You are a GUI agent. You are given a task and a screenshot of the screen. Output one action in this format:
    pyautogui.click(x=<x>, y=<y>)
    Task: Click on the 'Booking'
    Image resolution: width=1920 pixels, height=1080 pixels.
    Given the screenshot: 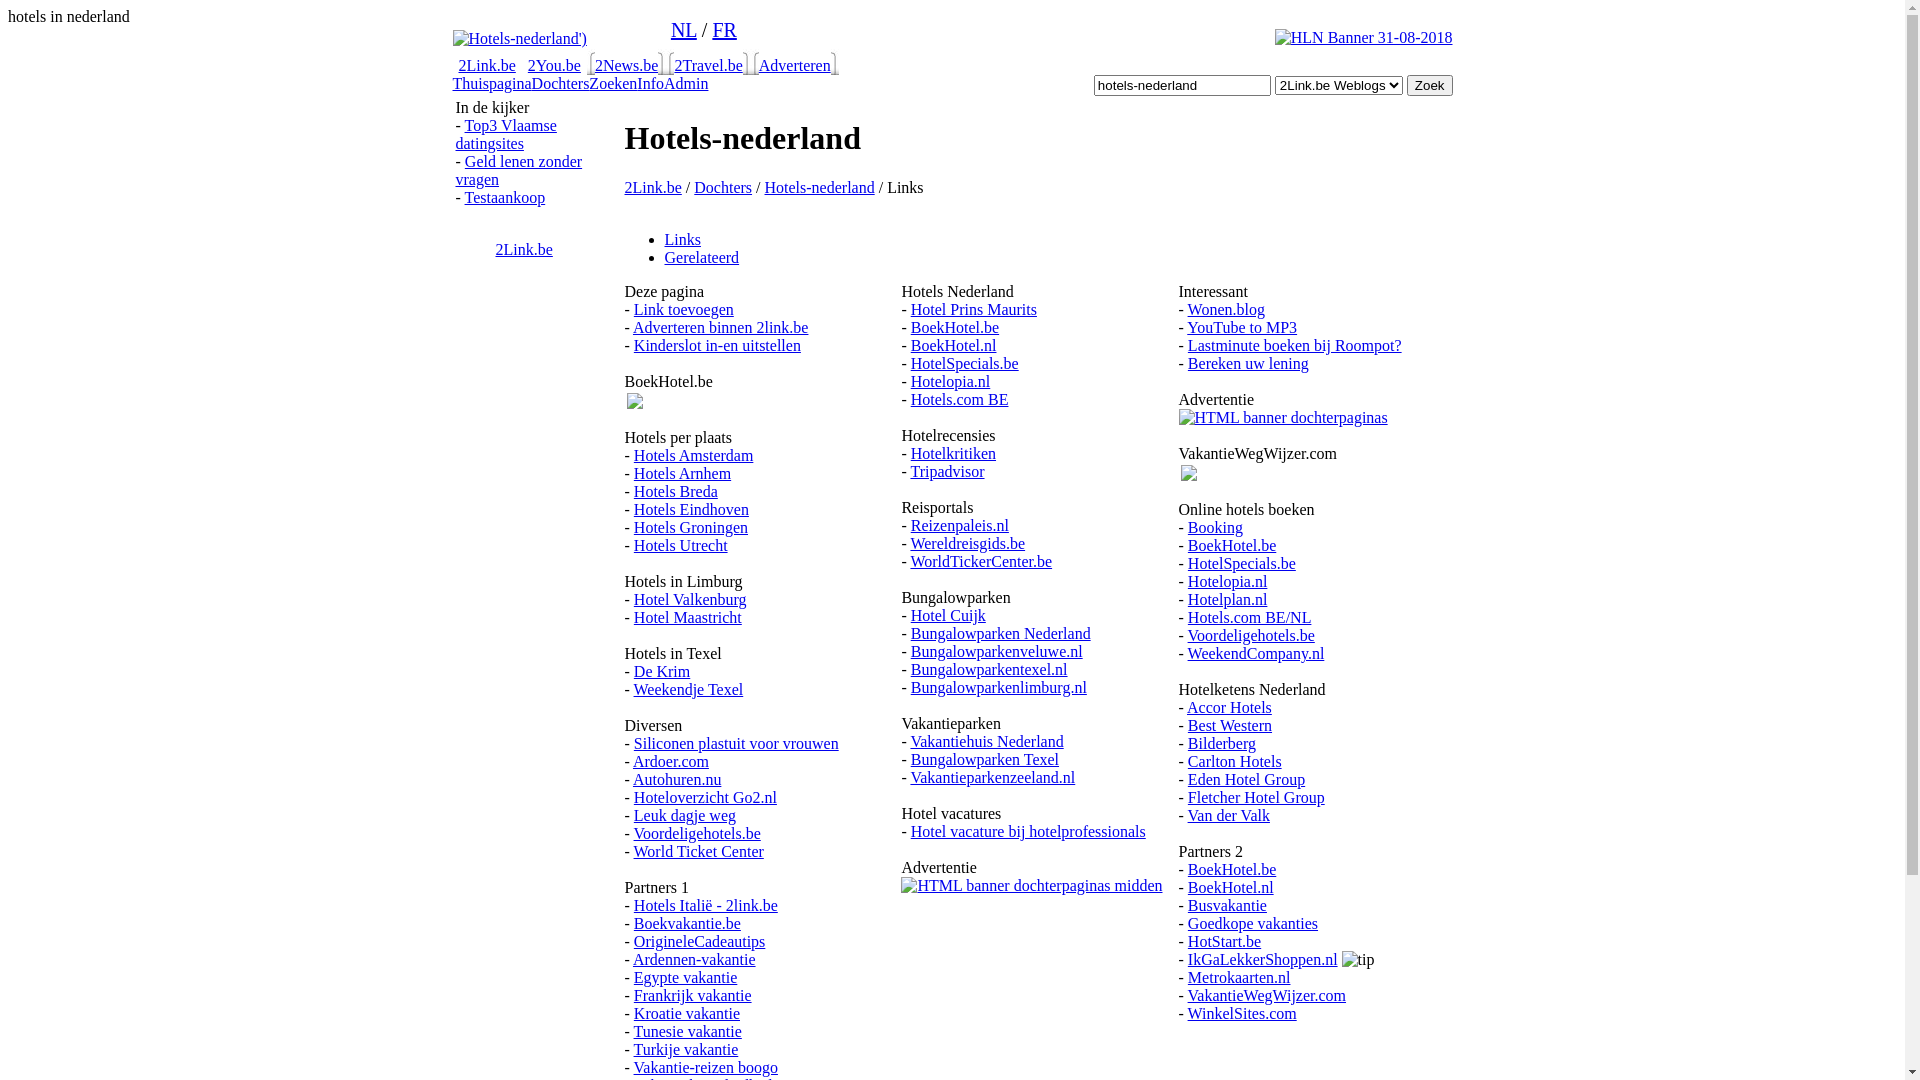 What is the action you would take?
    pyautogui.click(x=1188, y=526)
    